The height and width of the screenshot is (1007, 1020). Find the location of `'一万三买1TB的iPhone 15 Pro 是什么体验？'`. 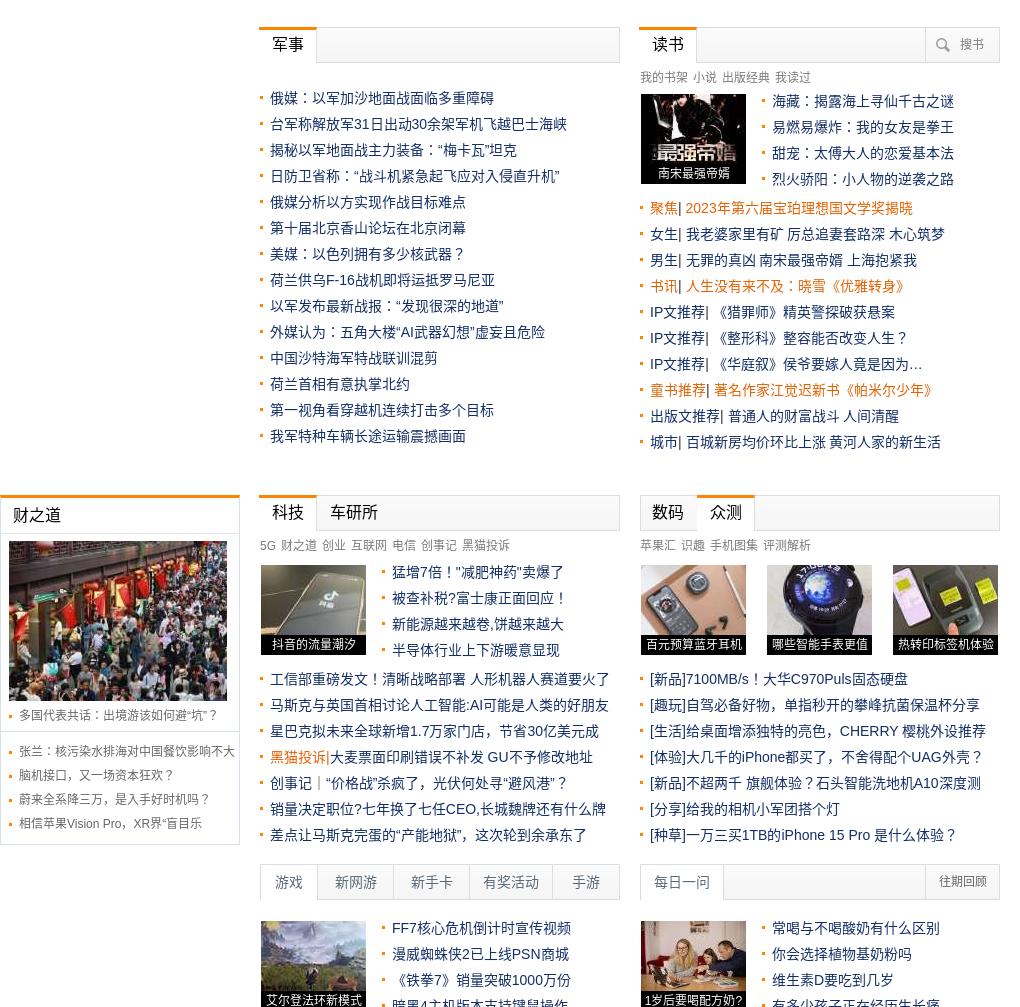

'一万三买1TB的iPhone 15 Pro 是什么体验？' is located at coordinates (821, 834).